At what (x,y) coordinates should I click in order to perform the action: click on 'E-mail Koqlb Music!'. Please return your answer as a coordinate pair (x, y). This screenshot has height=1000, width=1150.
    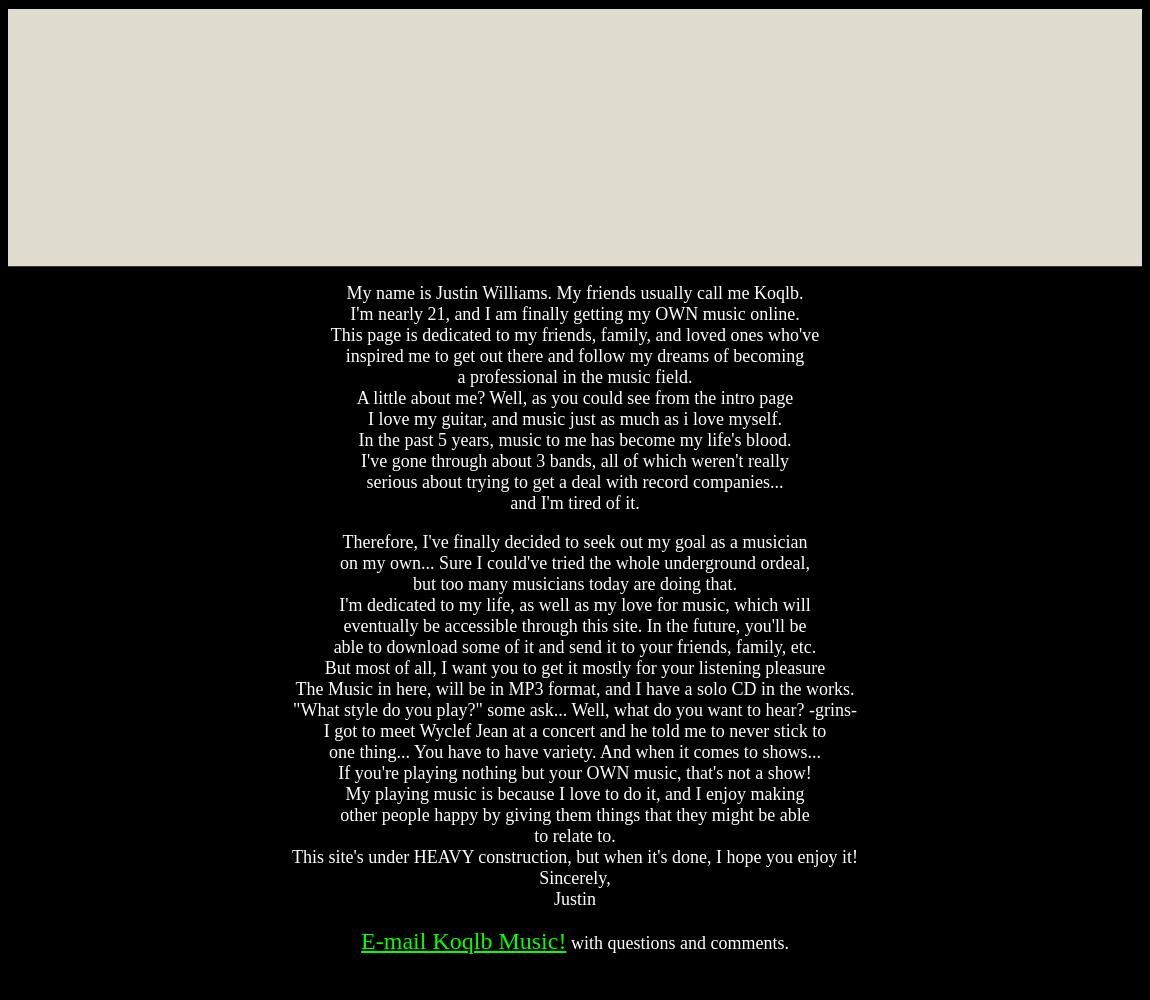
    Looking at the image, I should click on (463, 940).